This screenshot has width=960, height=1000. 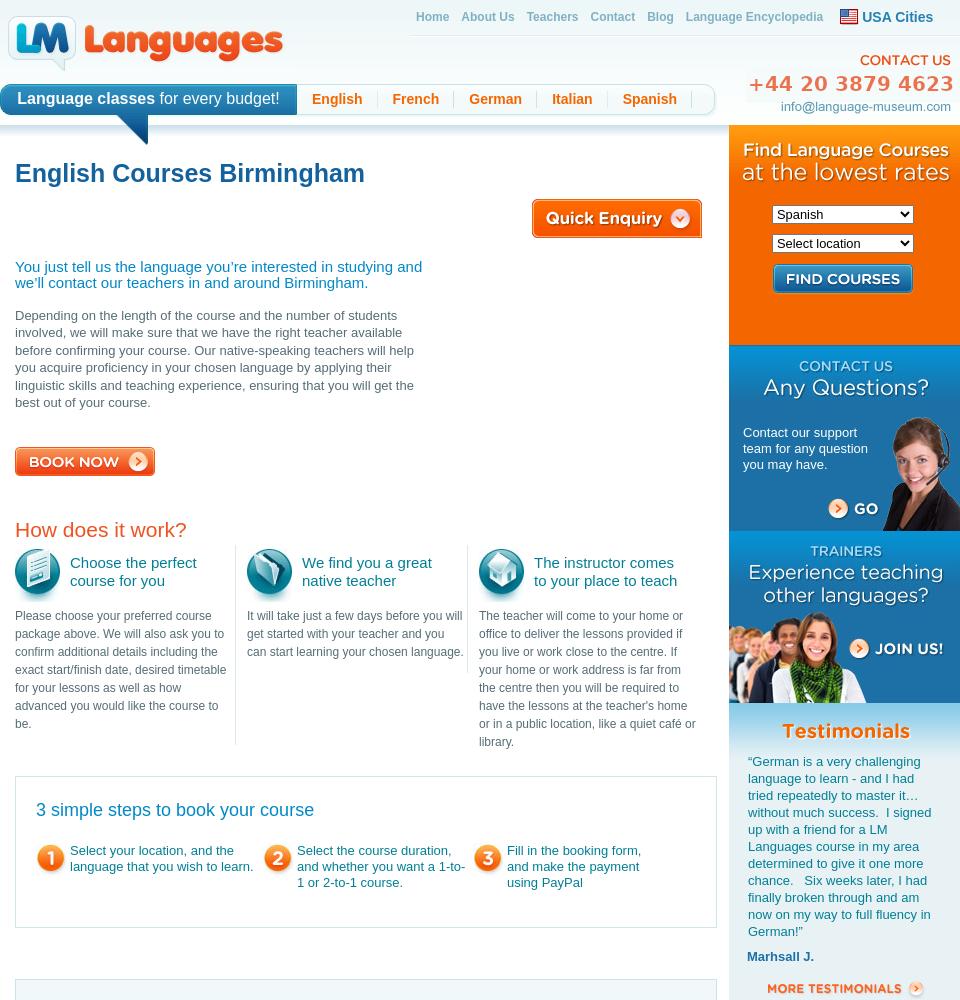 I want to click on 'Fill in the booking form, and make the payment using PayPal', so click(x=573, y=864).